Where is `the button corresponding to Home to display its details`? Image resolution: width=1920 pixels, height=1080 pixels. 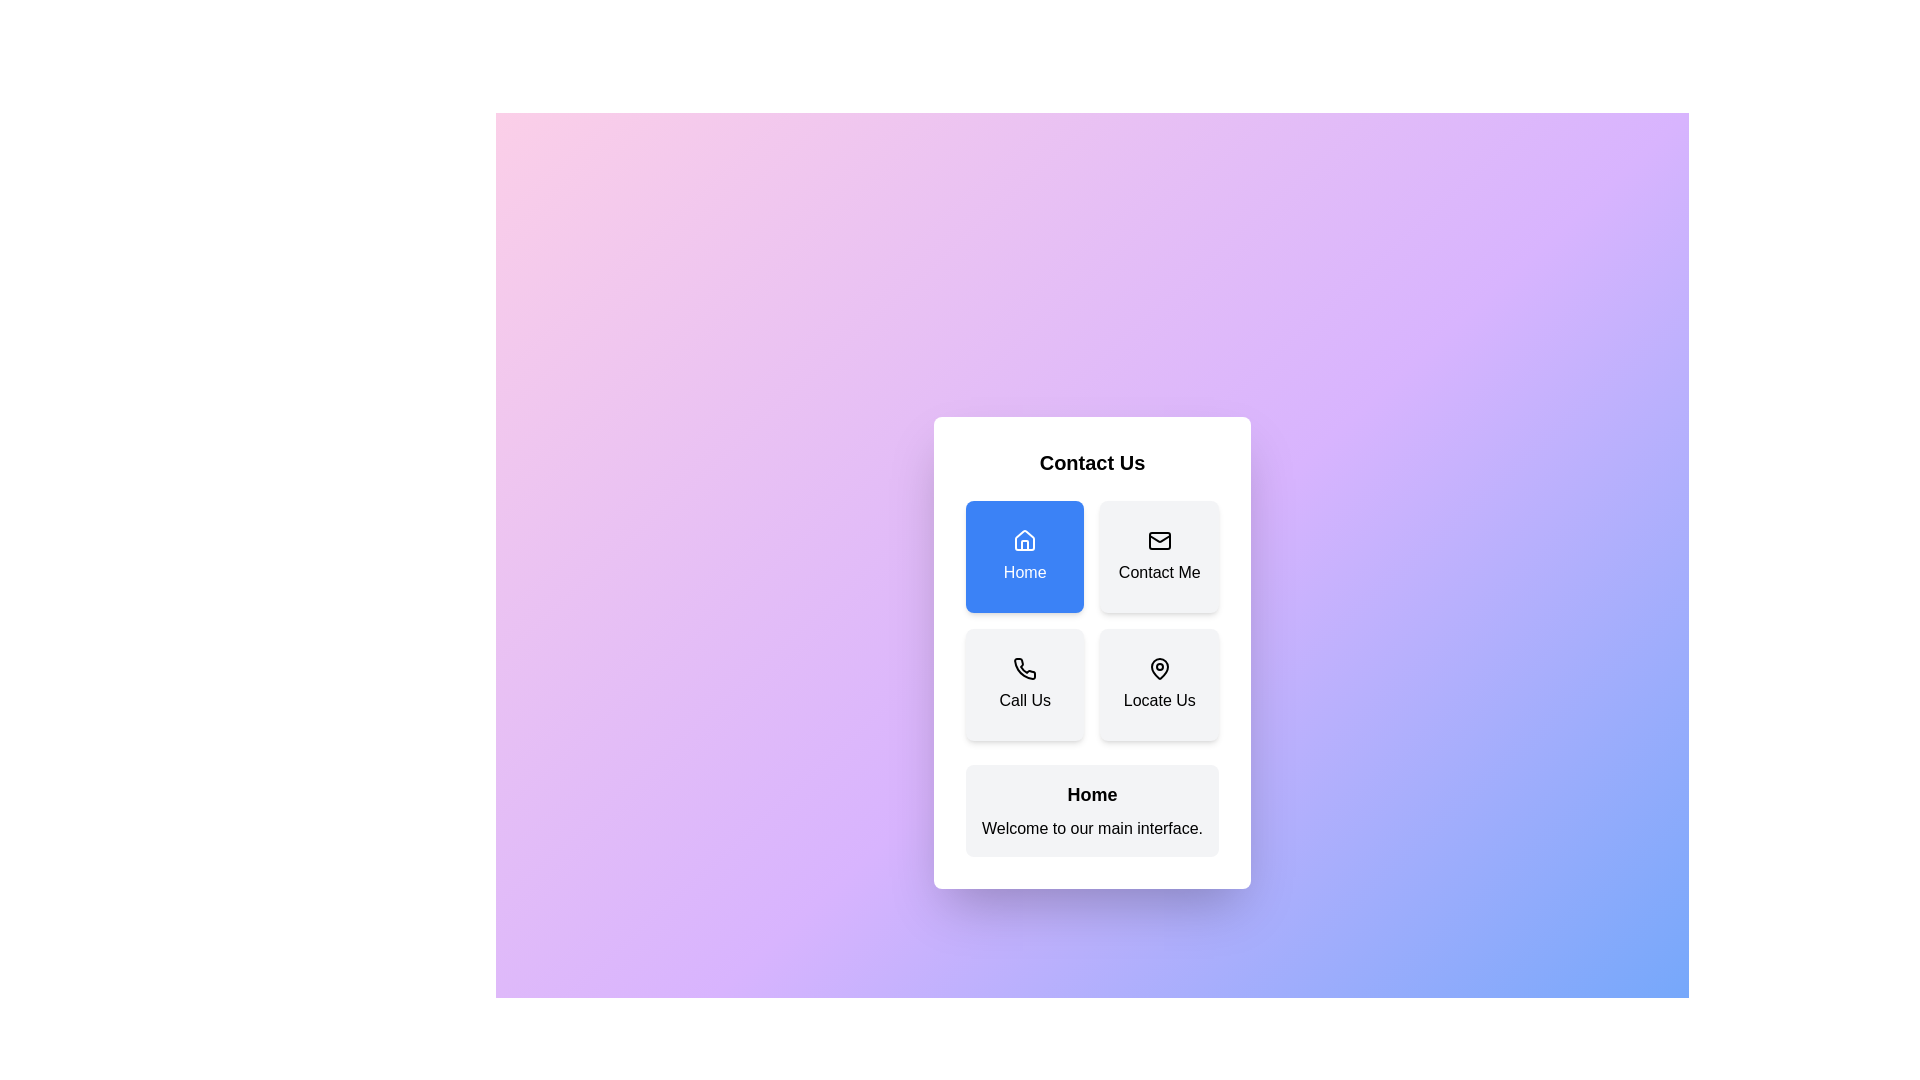
the button corresponding to Home to display its details is located at coordinates (1025, 556).